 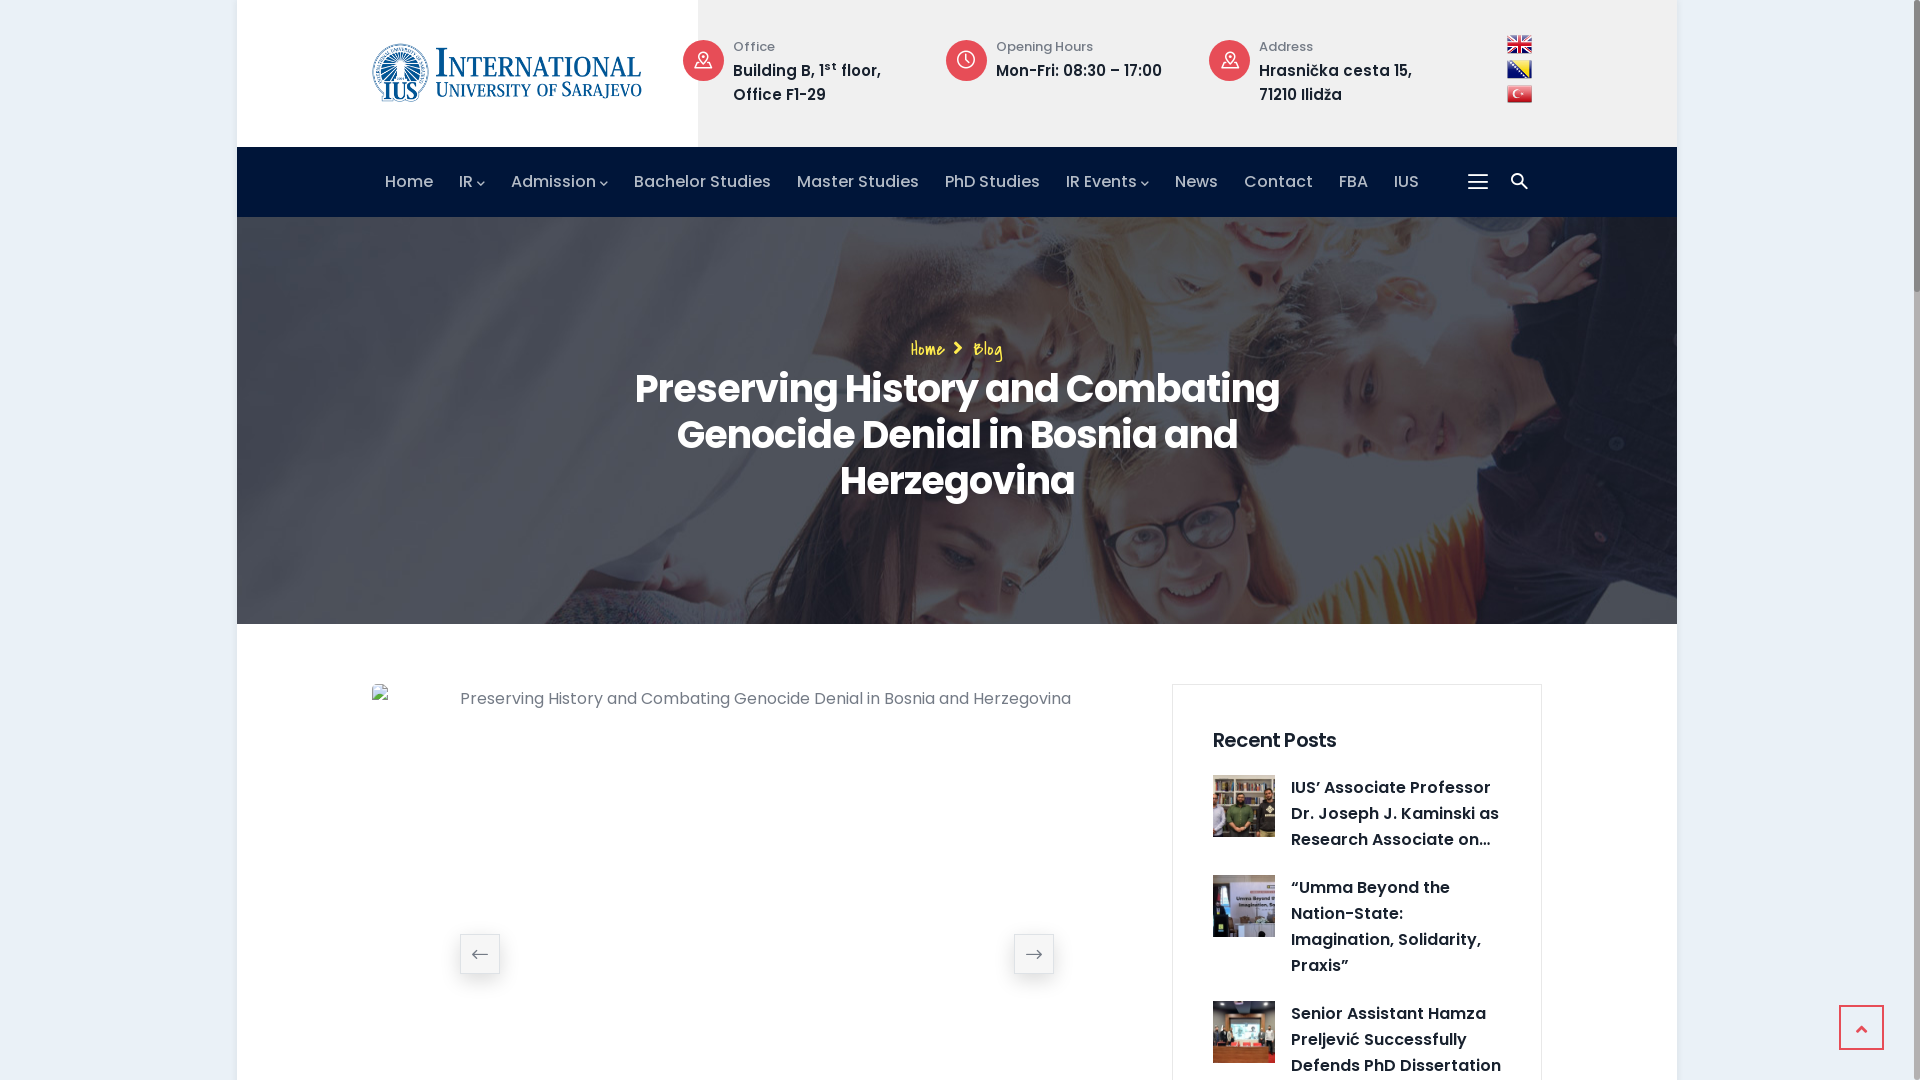 What do you see at coordinates (1507, 44) in the screenshot?
I see `'Engleski'` at bounding box center [1507, 44].